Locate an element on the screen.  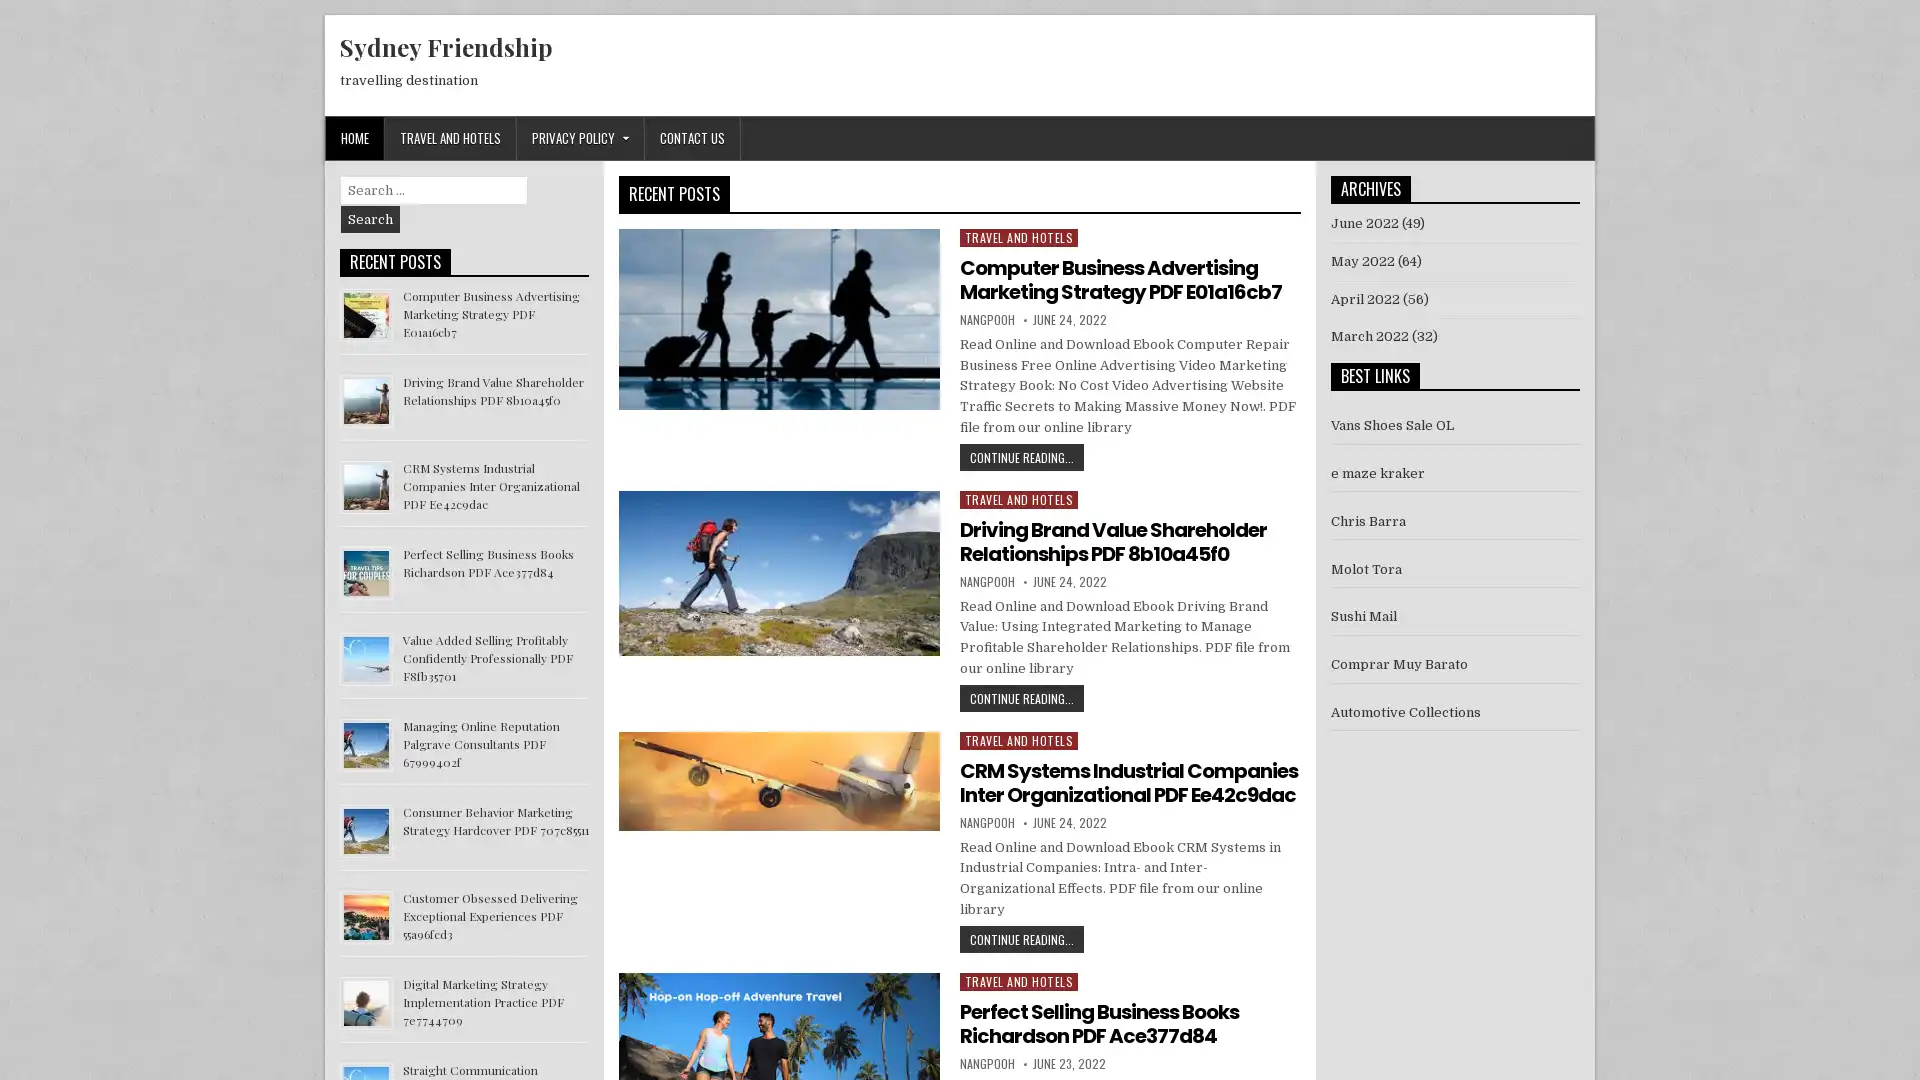
Search is located at coordinates (370, 219).